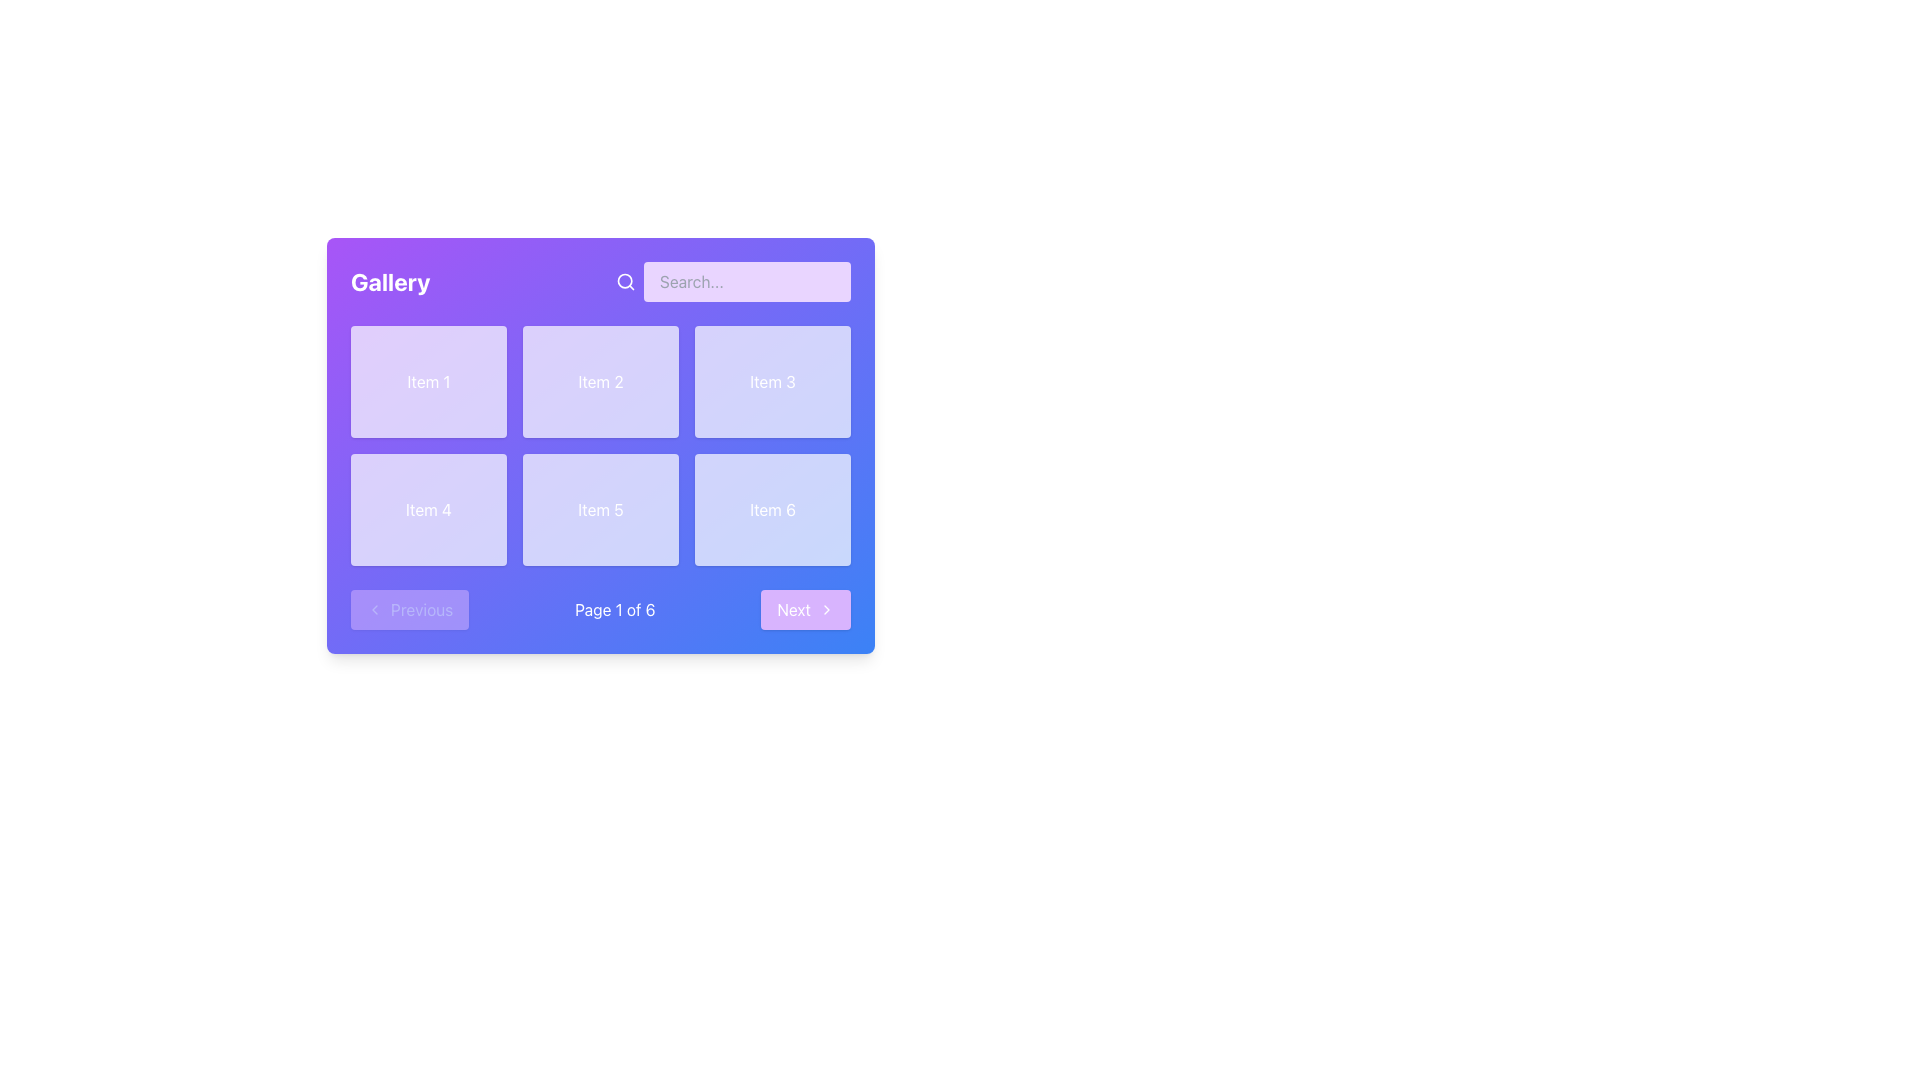 Image resolution: width=1920 pixels, height=1080 pixels. I want to click on the rectangular tile with a light purple background and the text 'Item 6' centered in white font, which is the last tile in the second row of the grid layout, so click(771, 508).